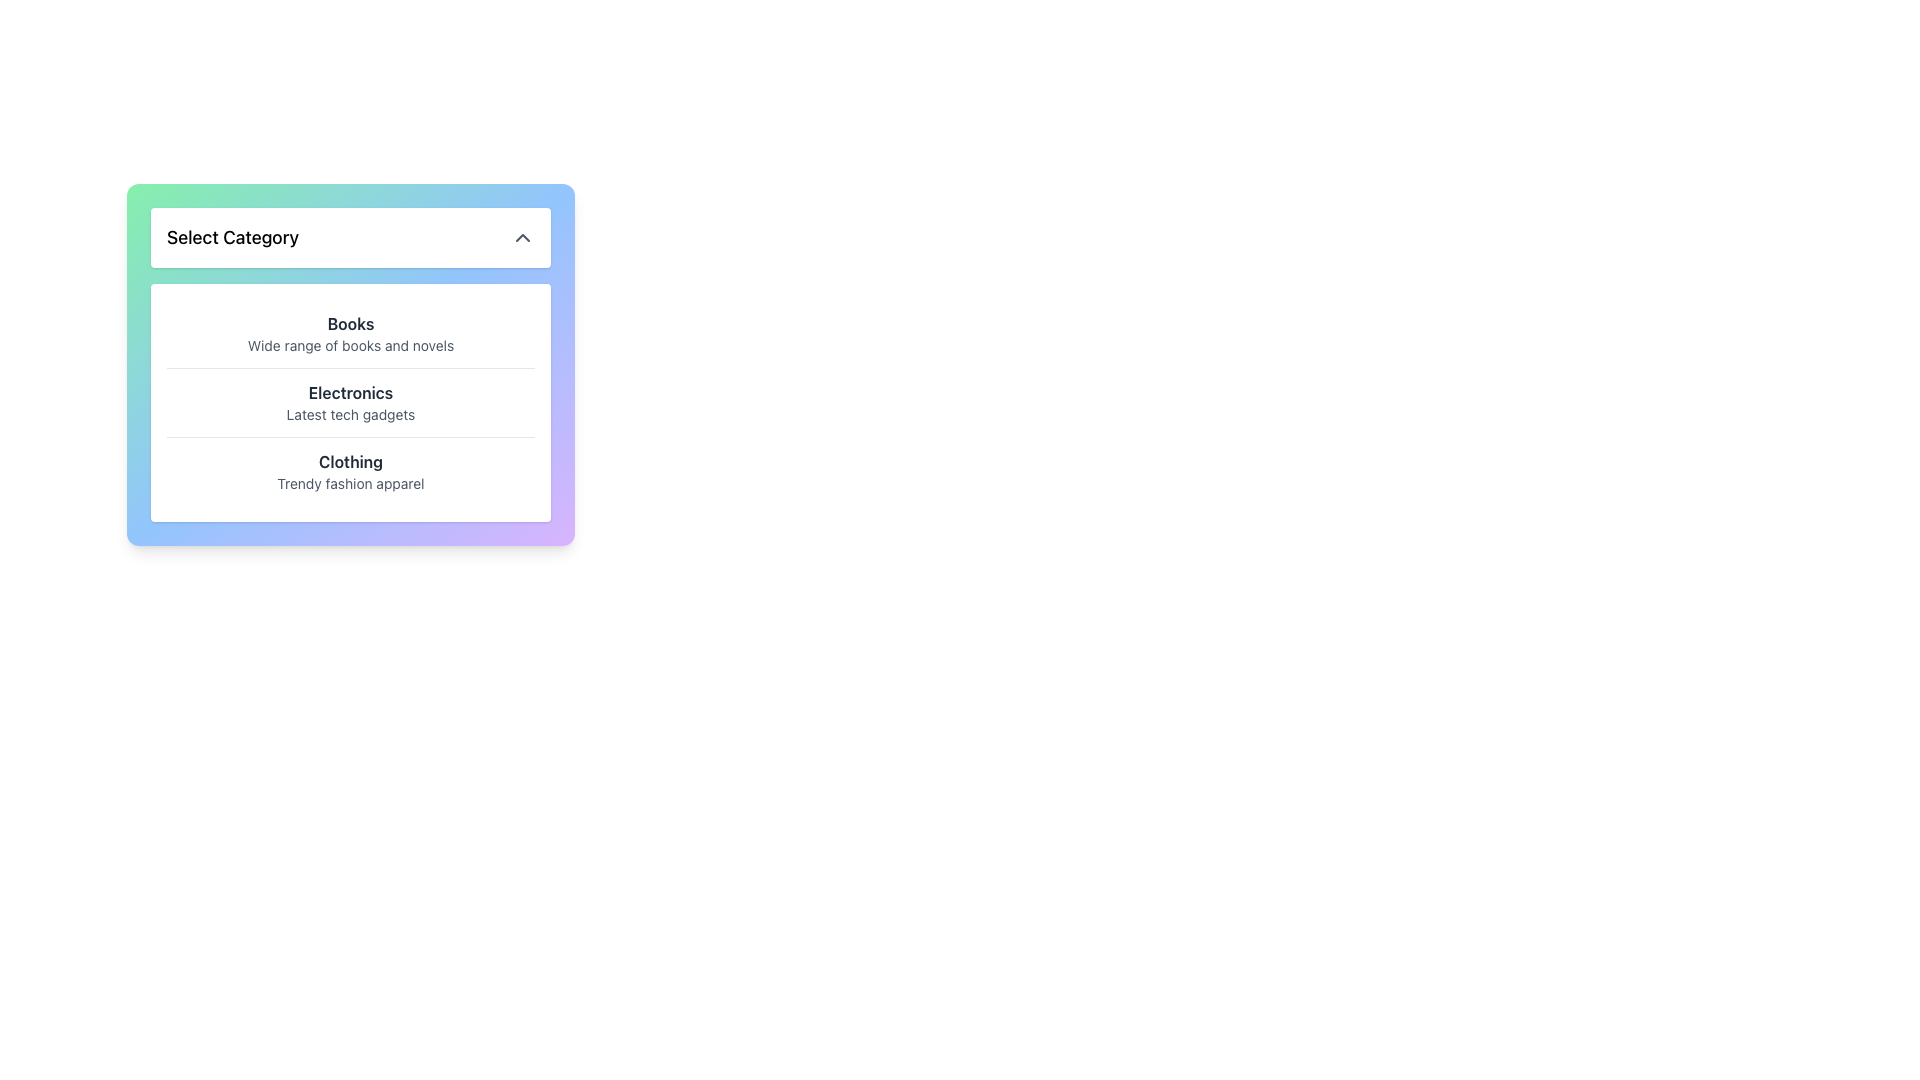  What do you see at coordinates (350, 402) in the screenshot?
I see `the second category item in the list, which relates to electronics and gadgets` at bounding box center [350, 402].